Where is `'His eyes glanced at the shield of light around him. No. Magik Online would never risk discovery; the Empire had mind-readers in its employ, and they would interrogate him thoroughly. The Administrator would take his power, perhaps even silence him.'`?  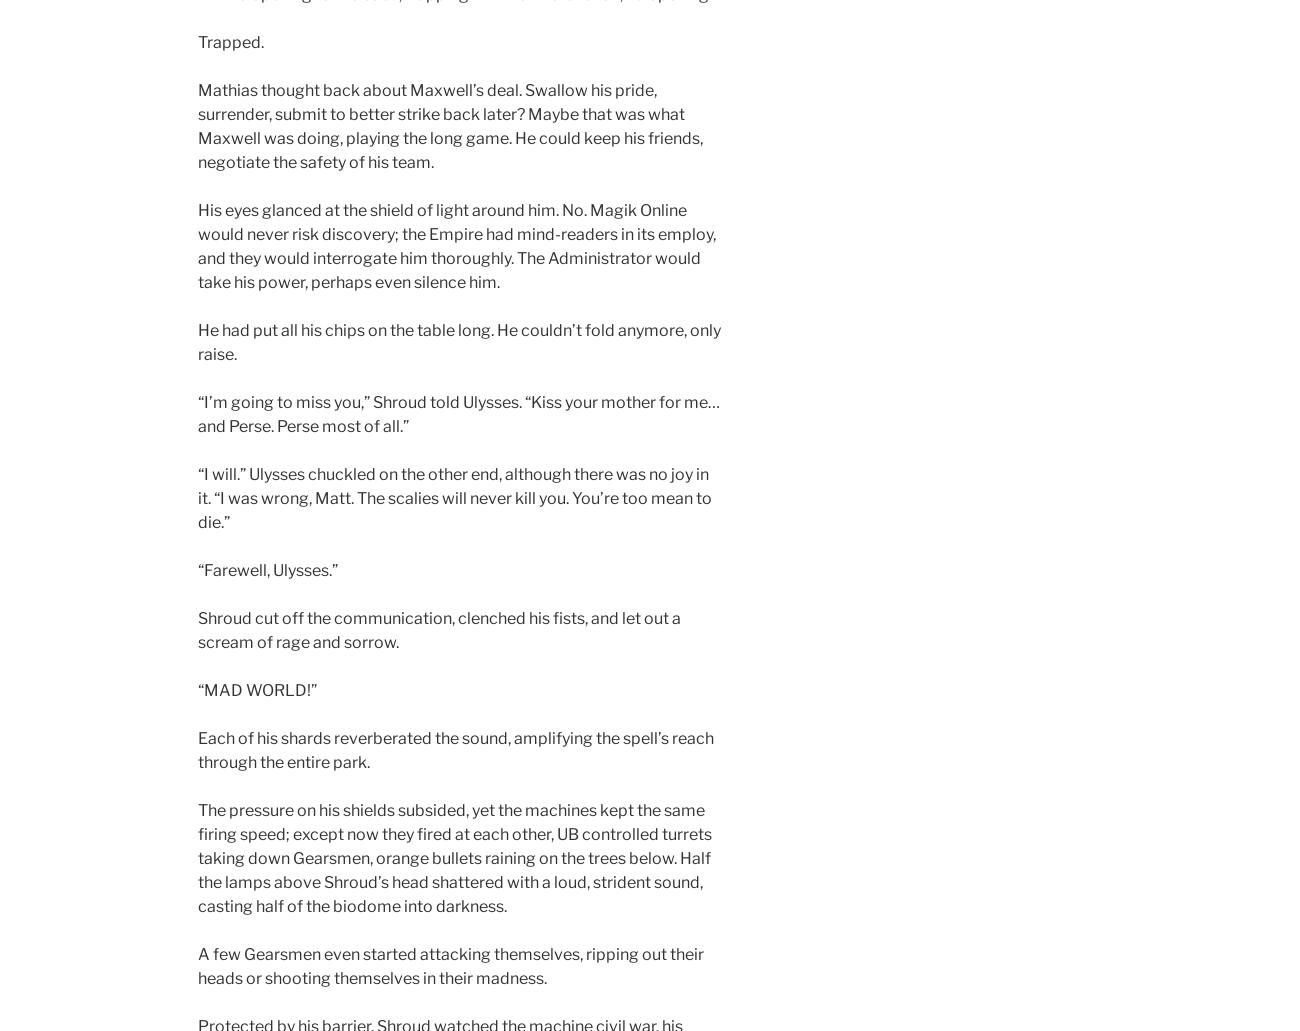
'His eyes glanced at the shield of light around him. No. Magik Online would never risk discovery; the Empire had mind-readers in its employ, and they would interrogate him thoroughly. The Administrator would take his power, perhaps even silence him.' is located at coordinates (455, 246).